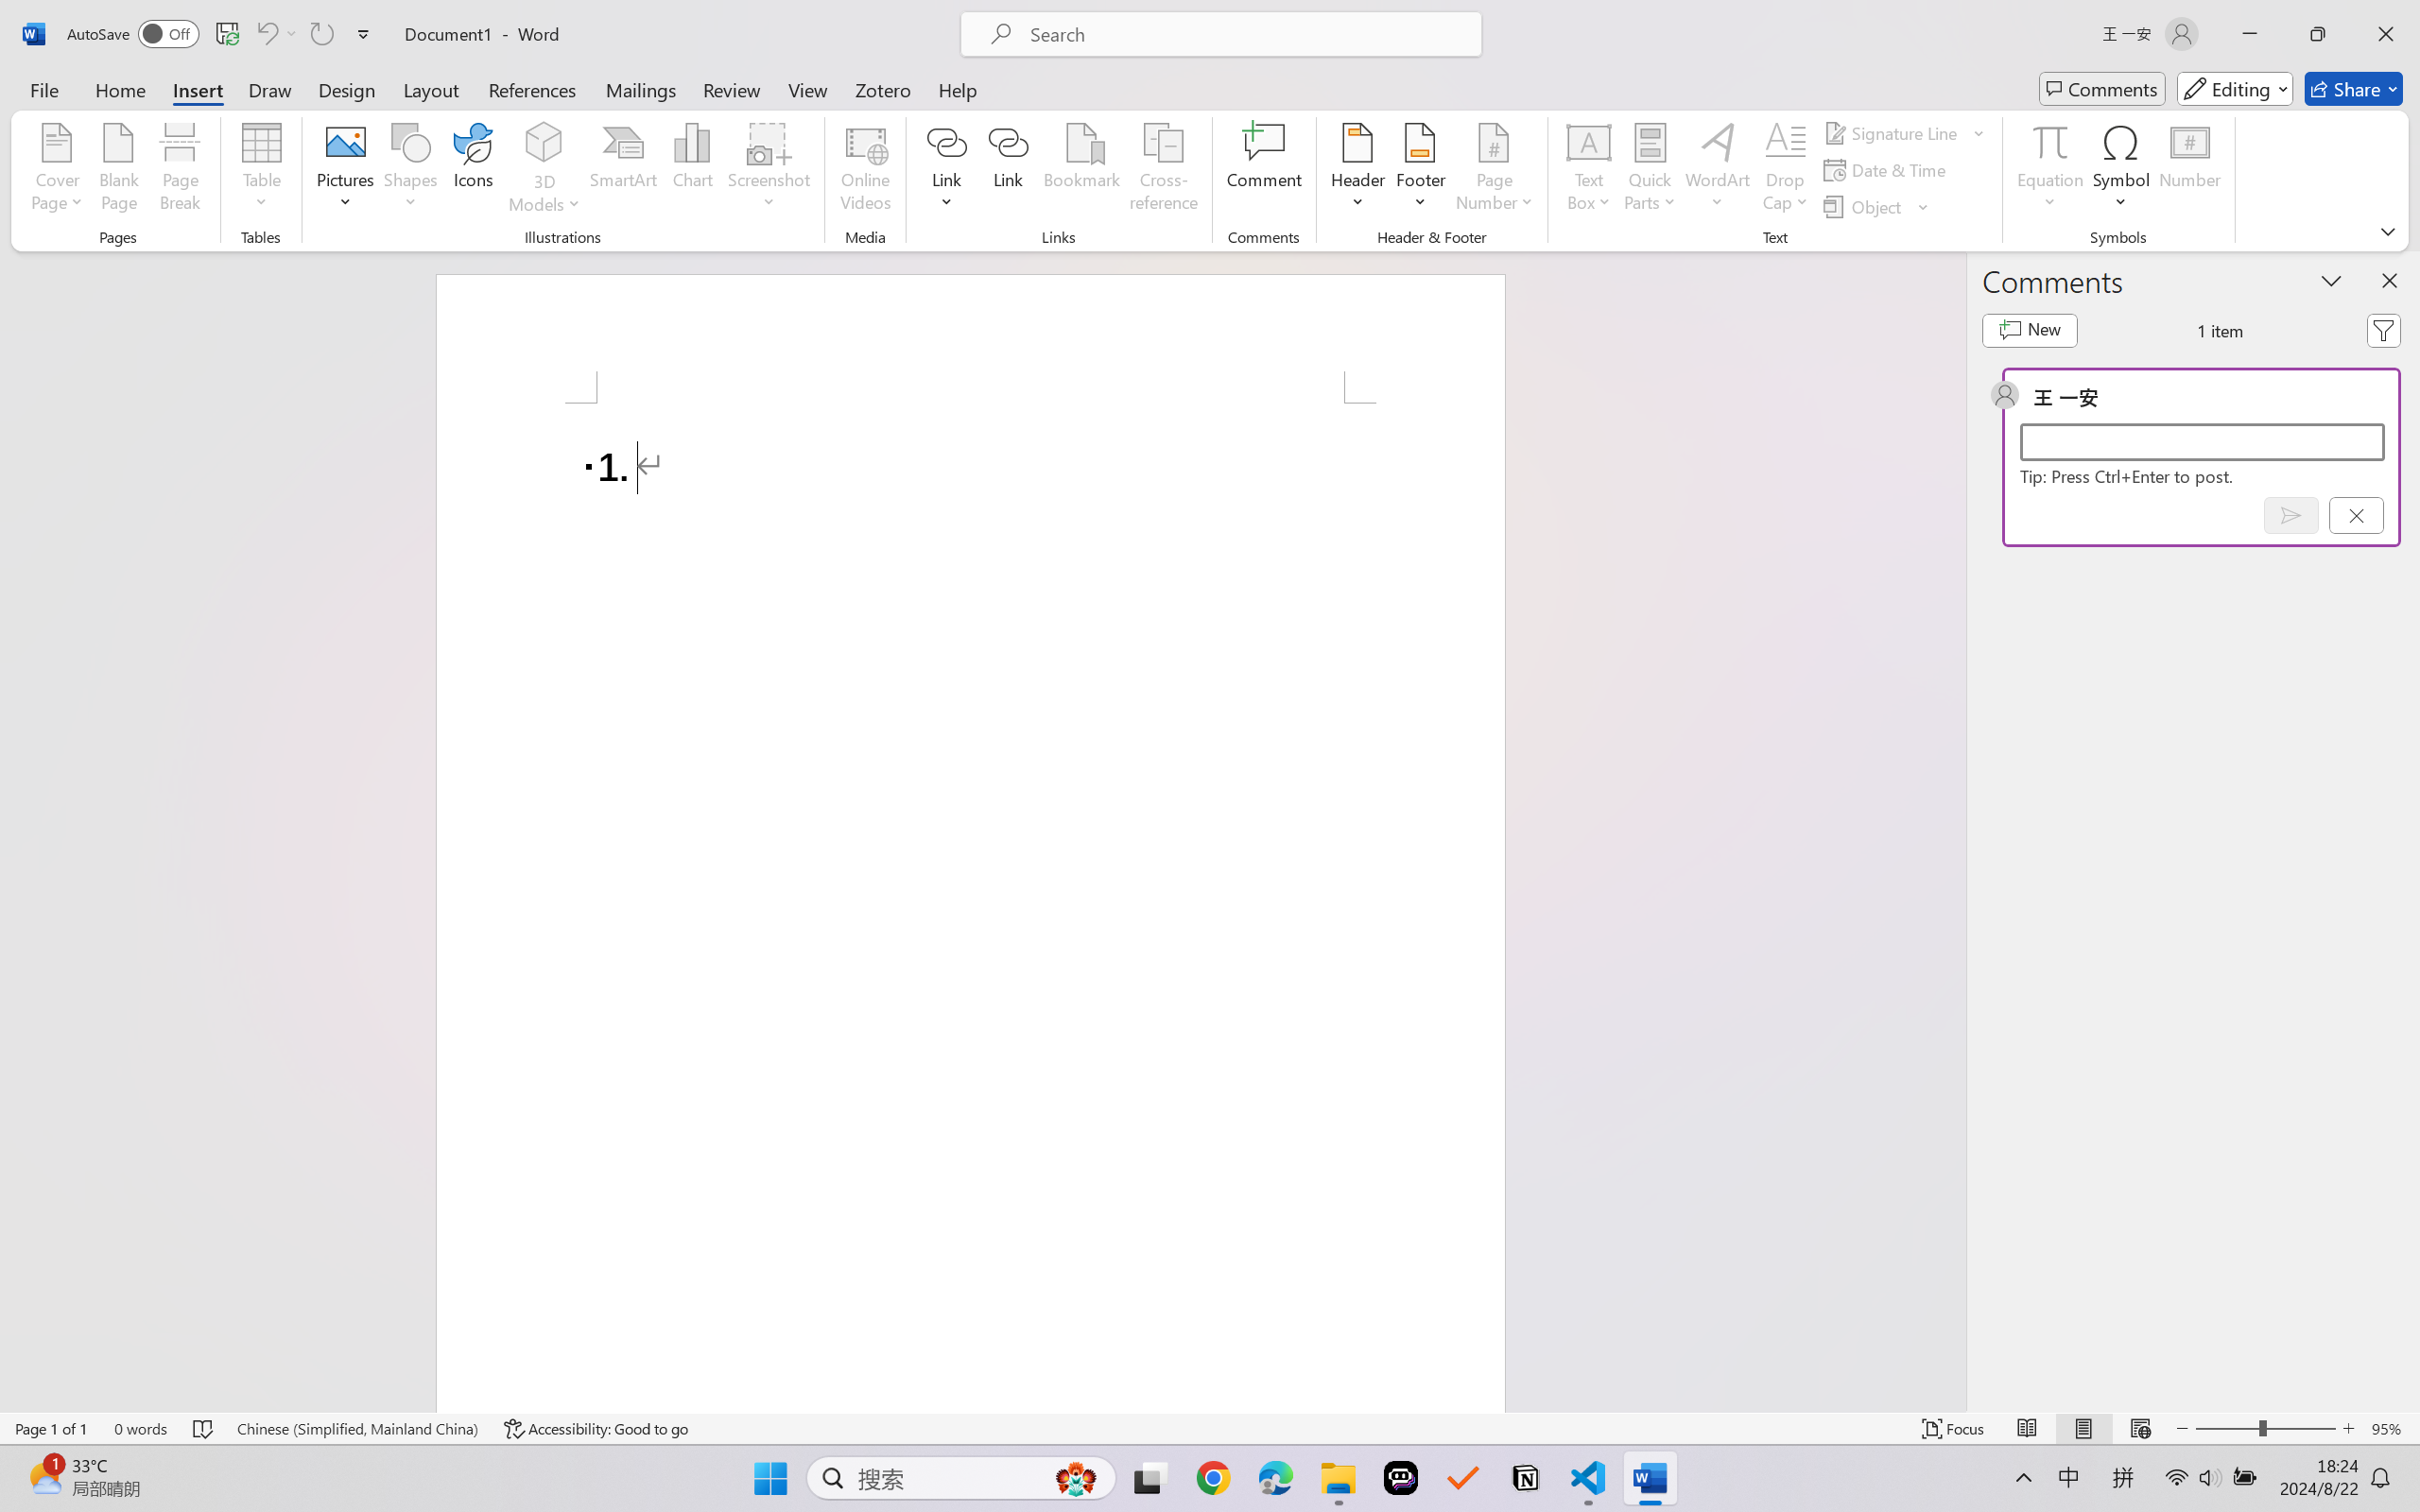  Describe the element at coordinates (408, 170) in the screenshot. I see `'Shapes'` at that location.